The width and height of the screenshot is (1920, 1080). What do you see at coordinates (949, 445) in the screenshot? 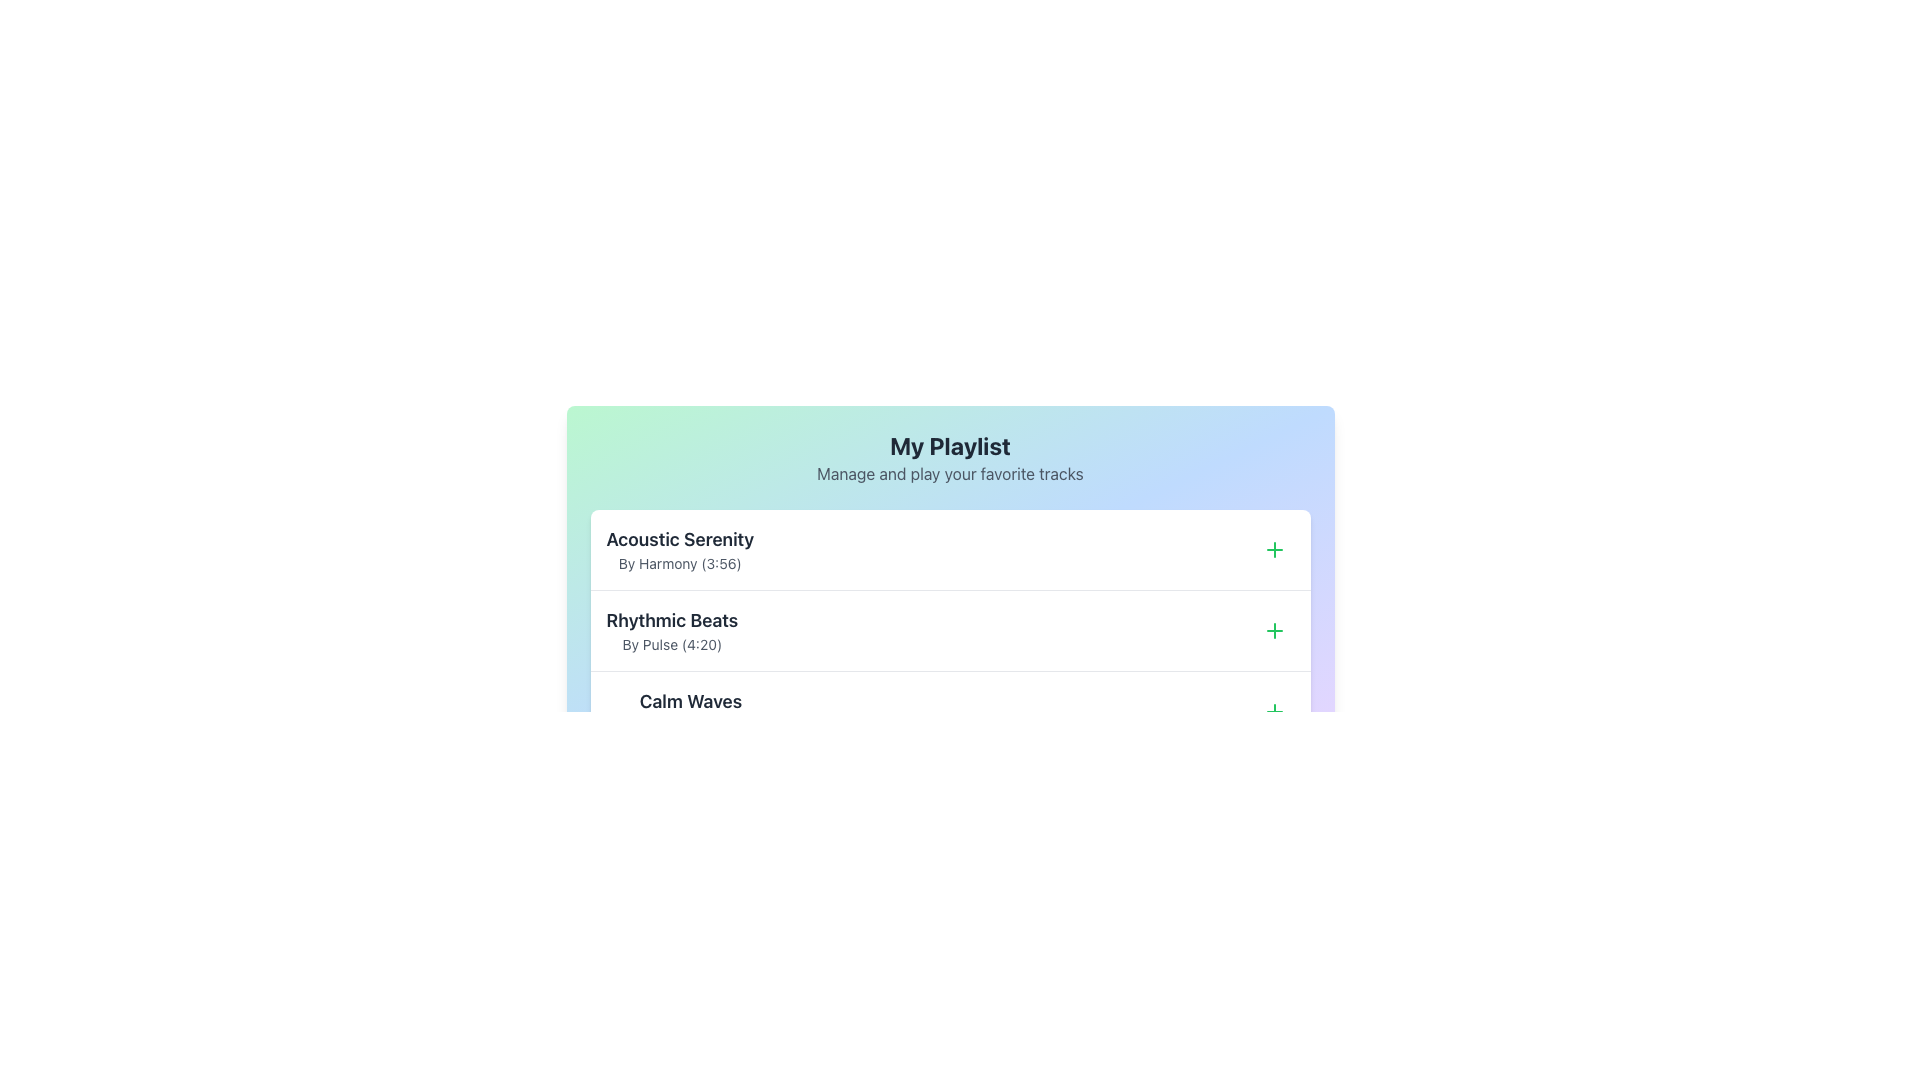
I see `the Text Header element titled 'My Playlist' which is centrally aligned at the top of the interface, indicating the current context of the page` at bounding box center [949, 445].